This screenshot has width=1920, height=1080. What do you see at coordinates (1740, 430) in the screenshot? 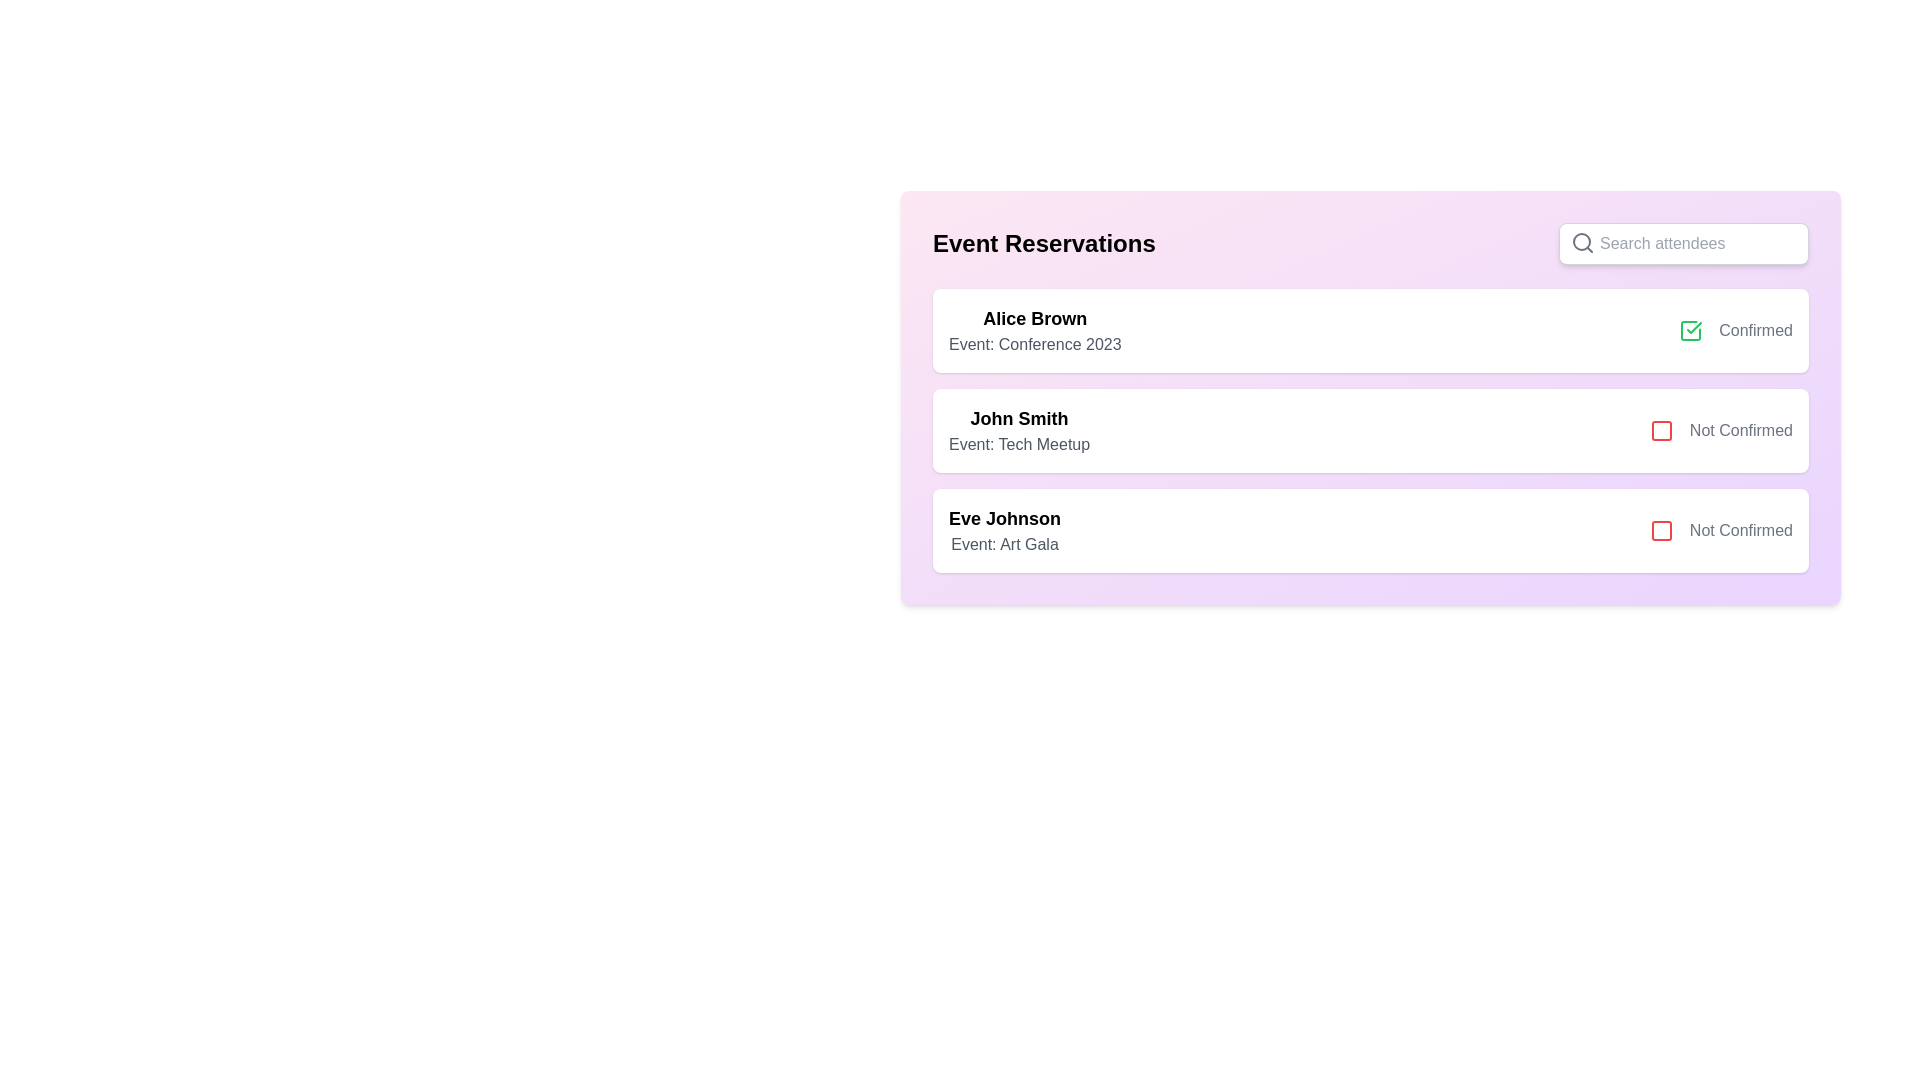
I see `the text label displaying 'Not Confirmed', which is located adjacent to a red square icon in the second item of a vertical list` at bounding box center [1740, 430].